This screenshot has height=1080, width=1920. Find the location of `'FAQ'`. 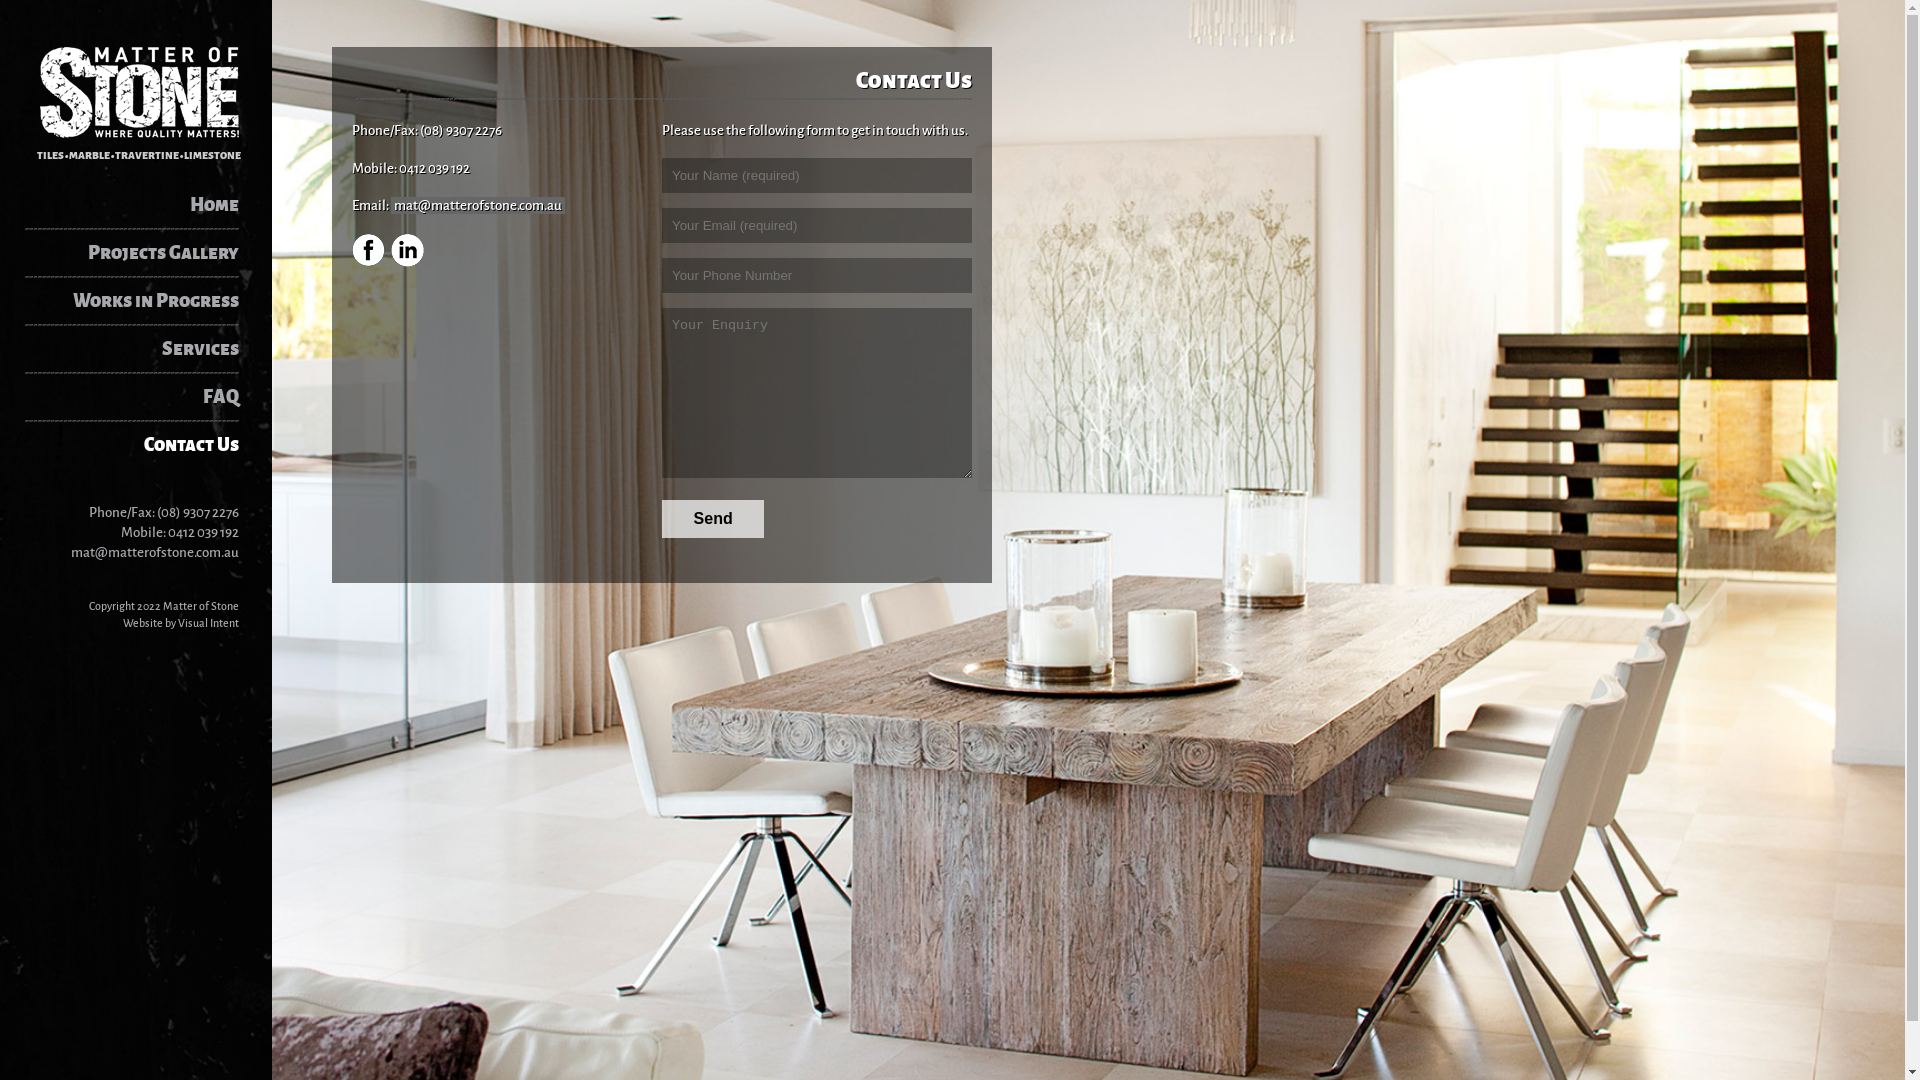

'FAQ' is located at coordinates (142, 397).